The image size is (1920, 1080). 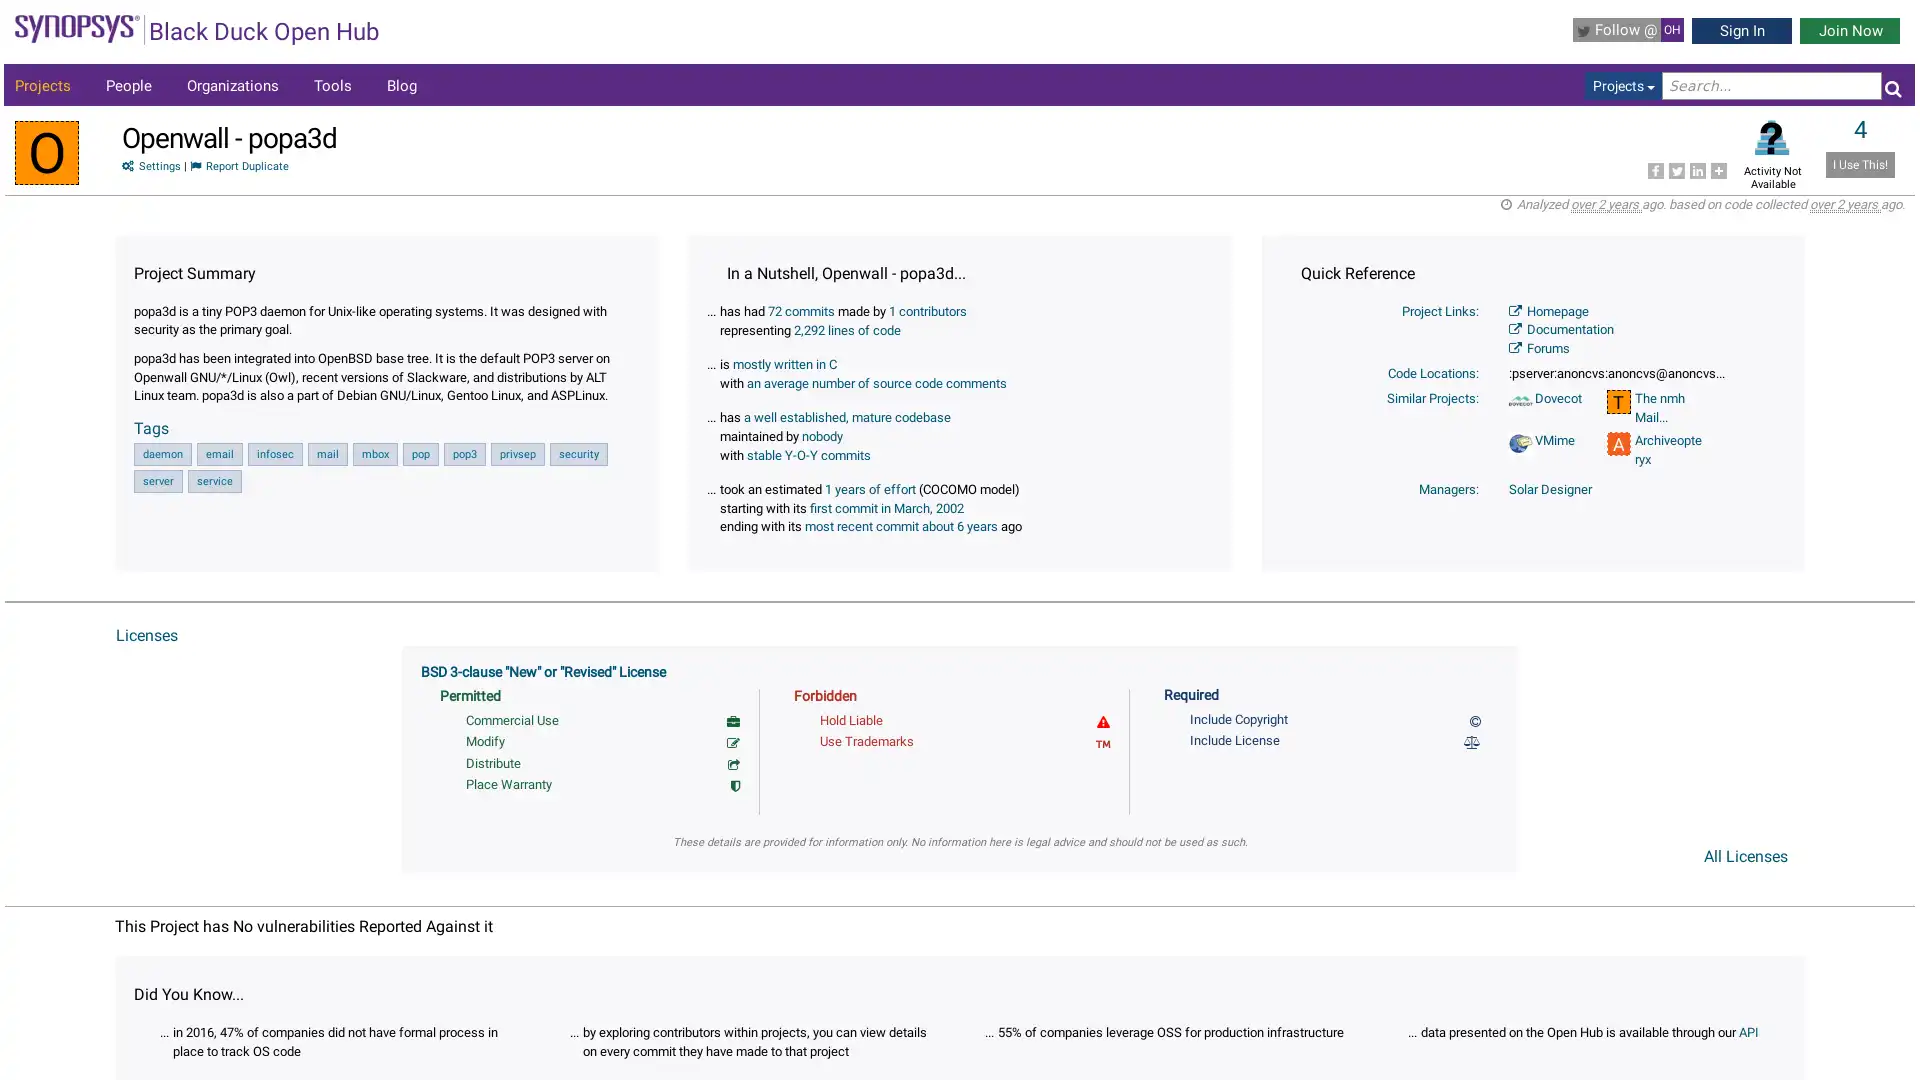 I want to click on Share to Twitter, so click(x=1675, y=169).